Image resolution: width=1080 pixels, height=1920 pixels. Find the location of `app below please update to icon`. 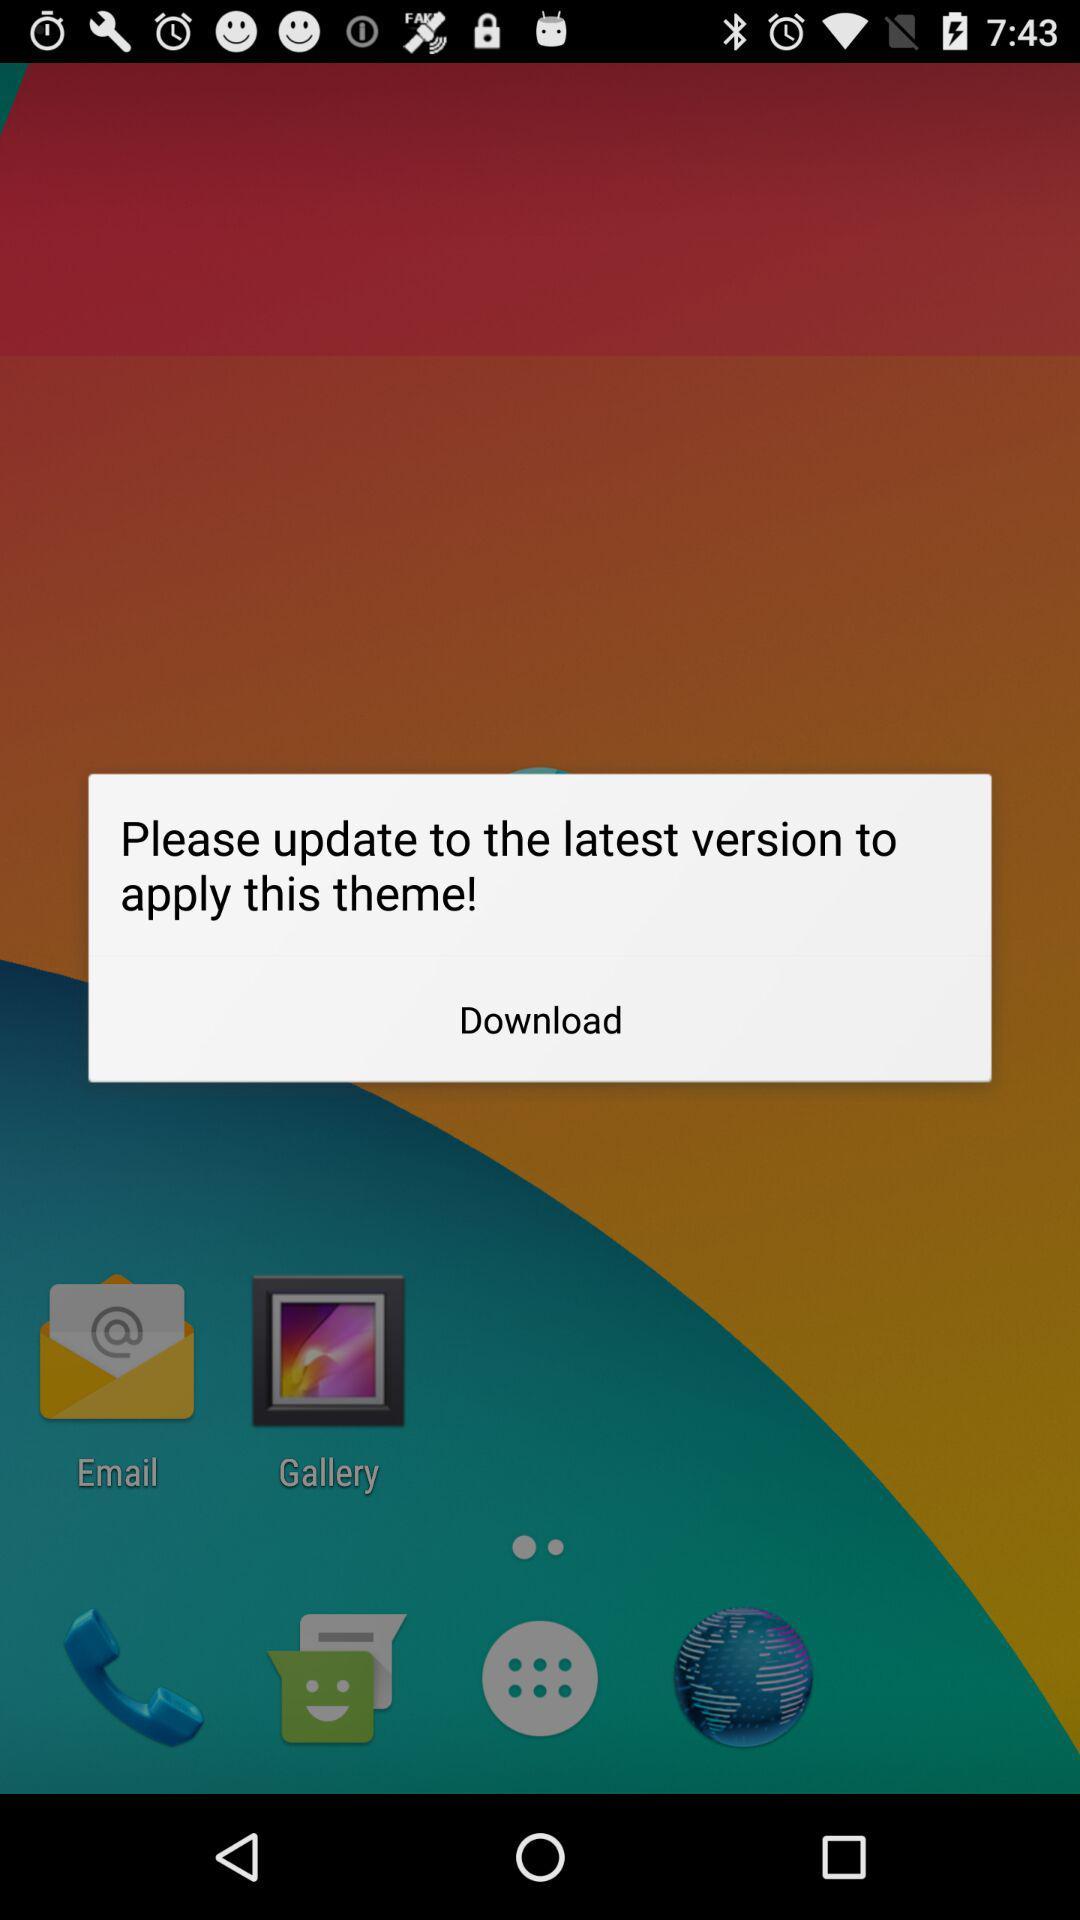

app below please update to icon is located at coordinates (540, 1019).